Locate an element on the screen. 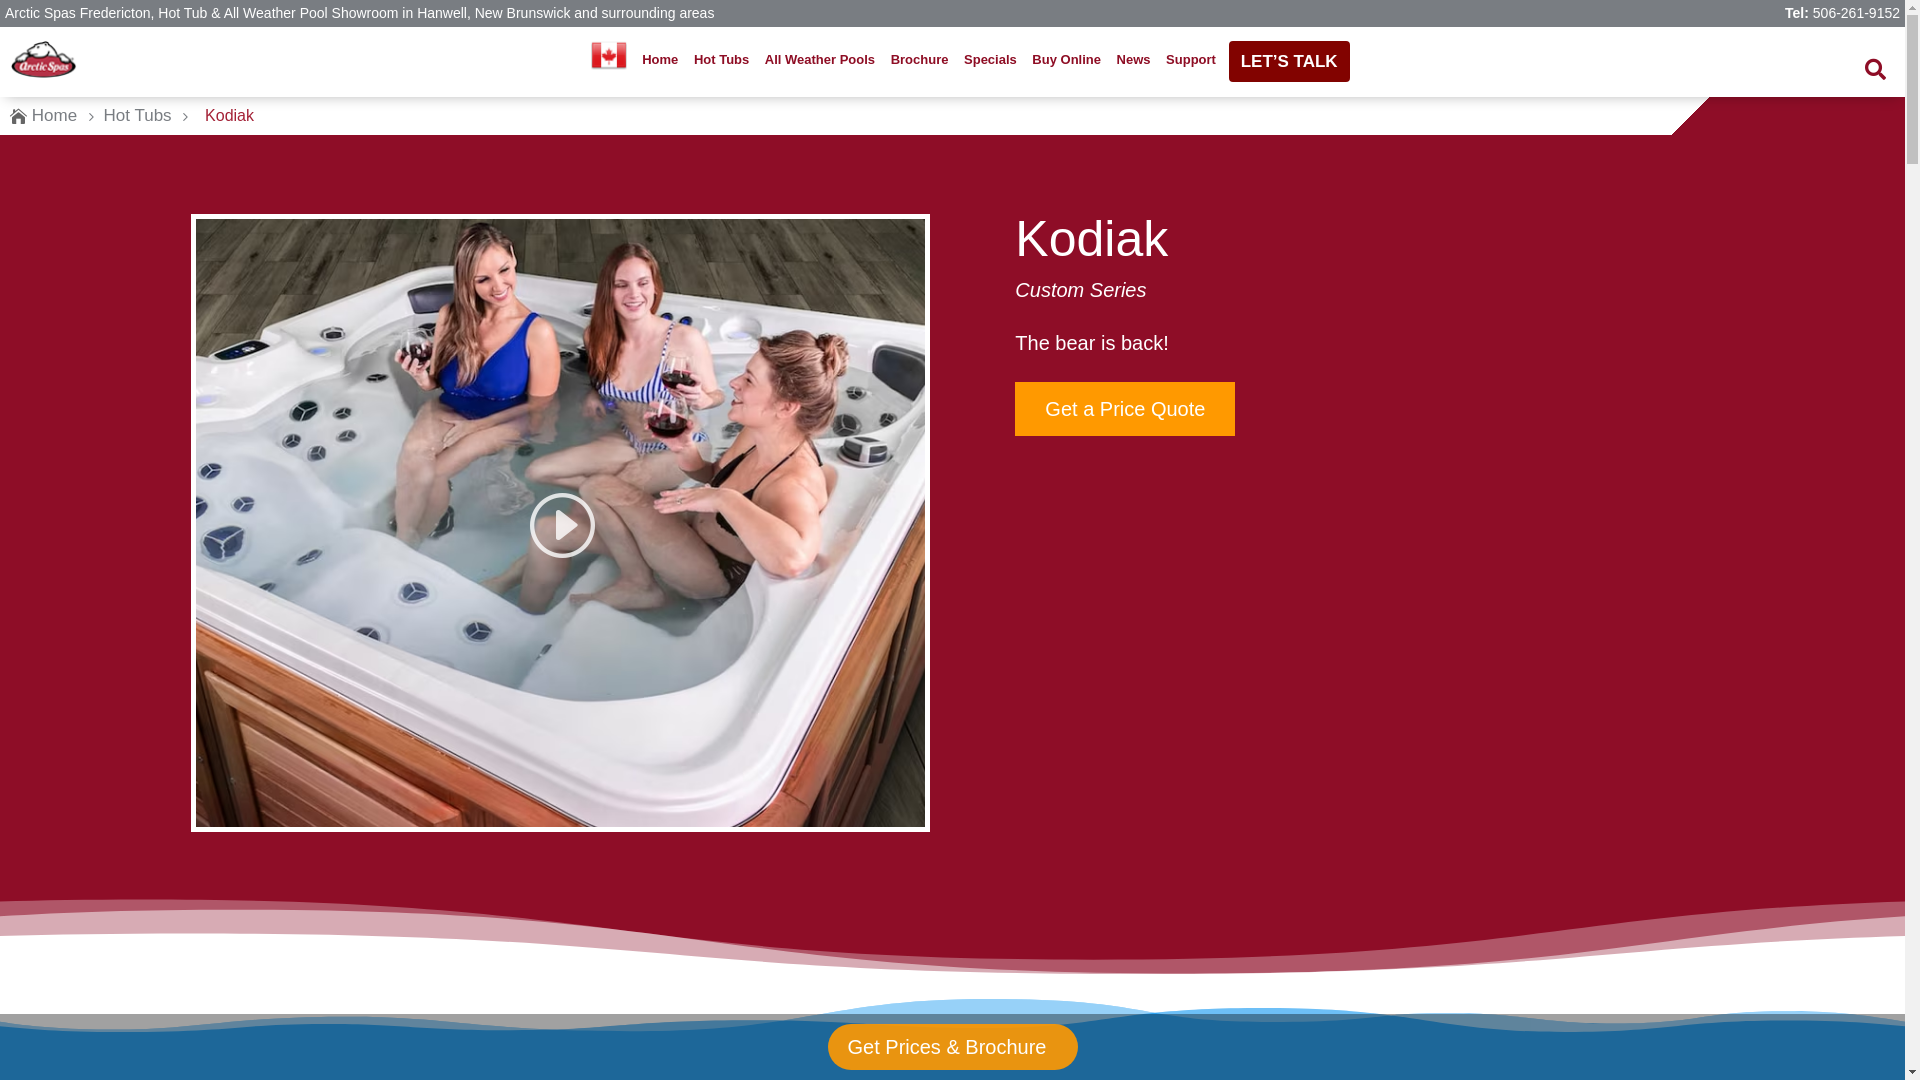 The width and height of the screenshot is (1920, 1080). 'Support' is located at coordinates (1190, 58).